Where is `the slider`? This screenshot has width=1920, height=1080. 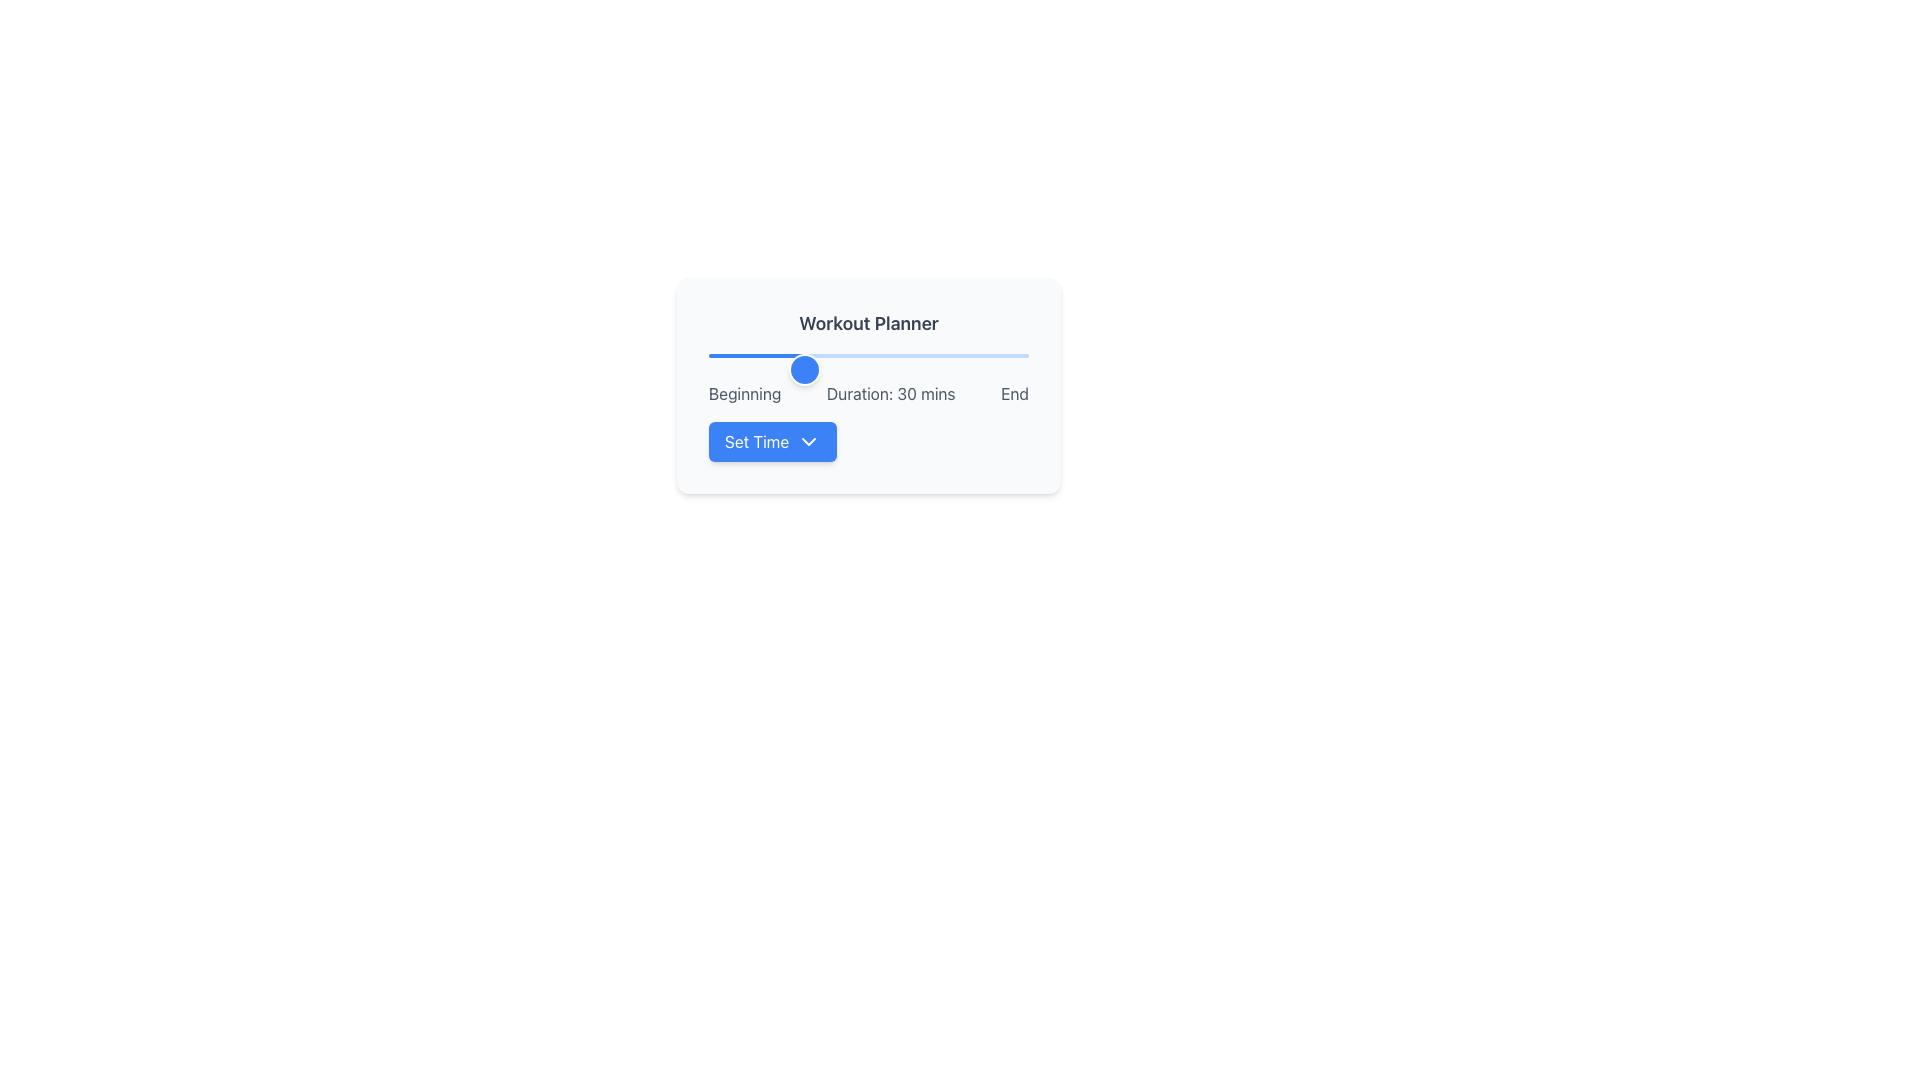
the slider is located at coordinates (915, 353).